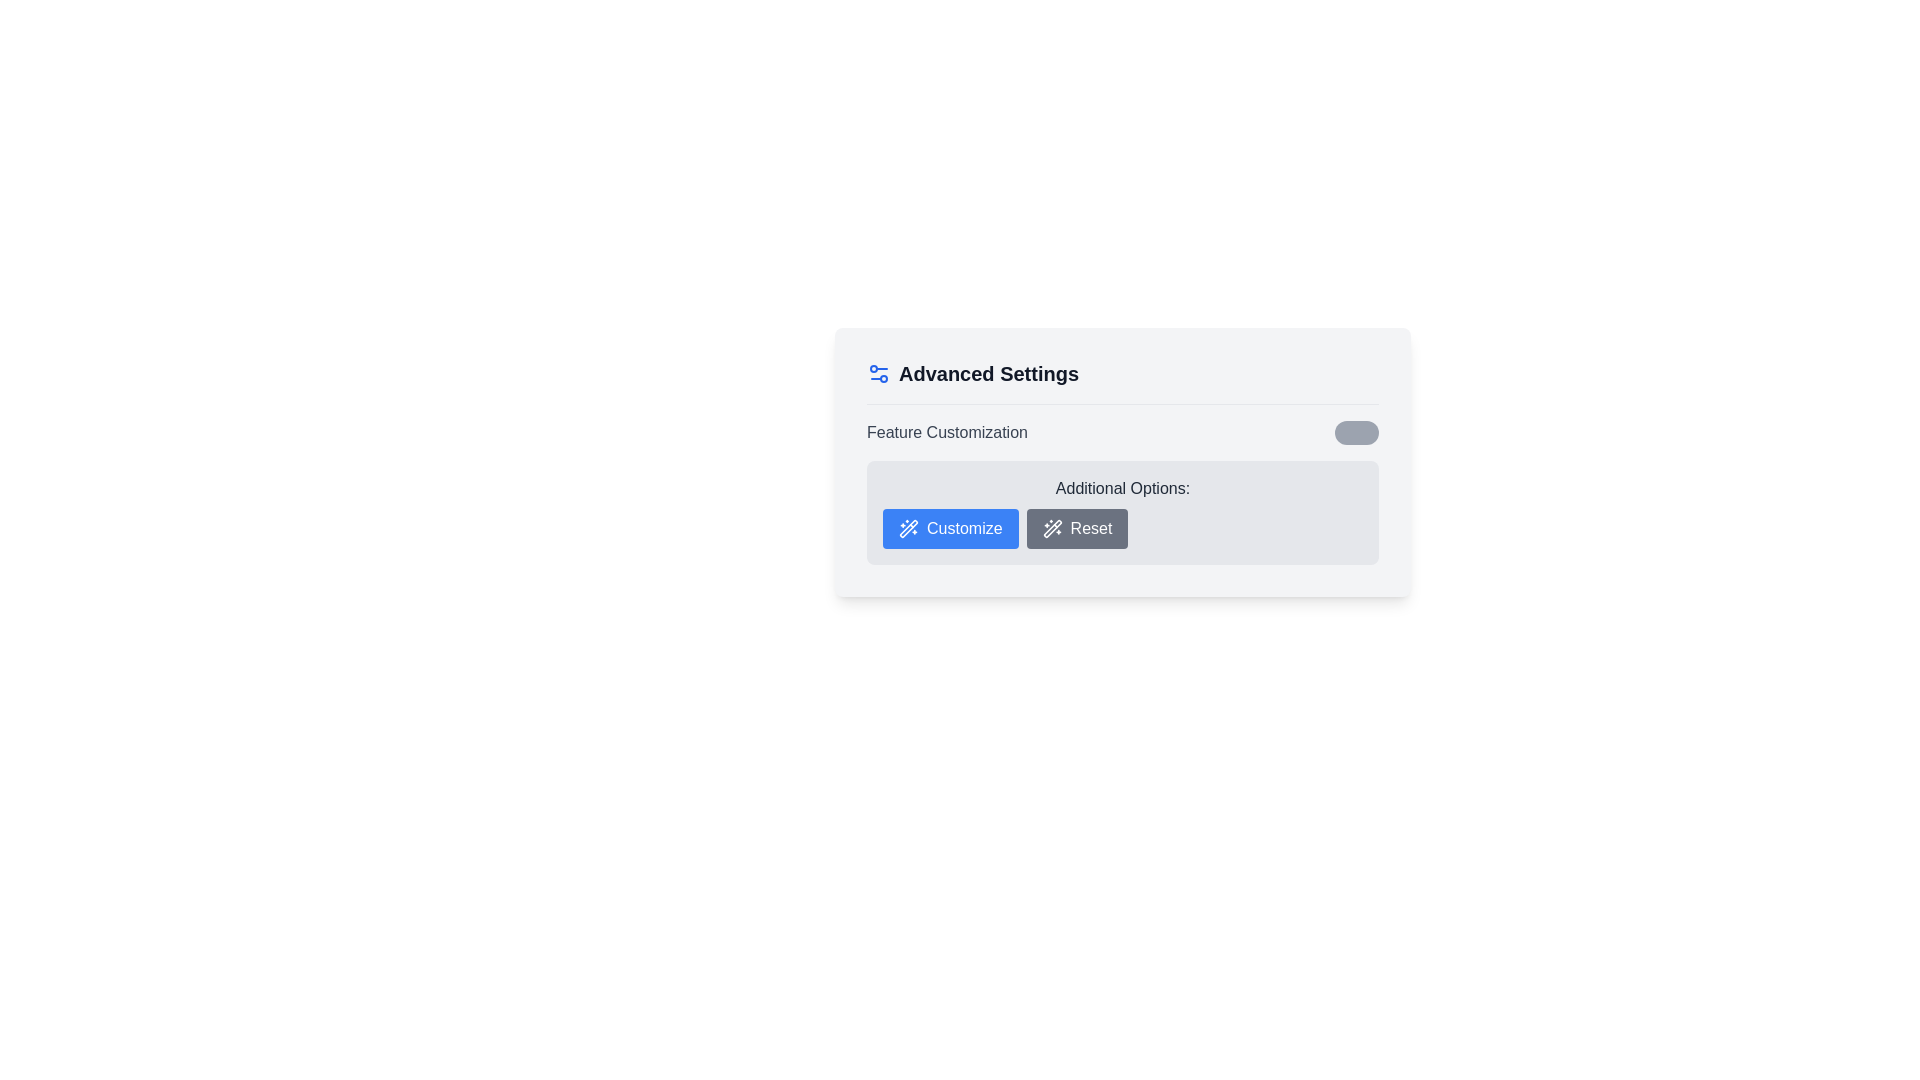 The height and width of the screenshot is (1080, 1920). I want to click on the decorative wand icon with sparkles located to the left of the 'Advanced Settings' text in the top-left of the card header, so click(1051, 527).